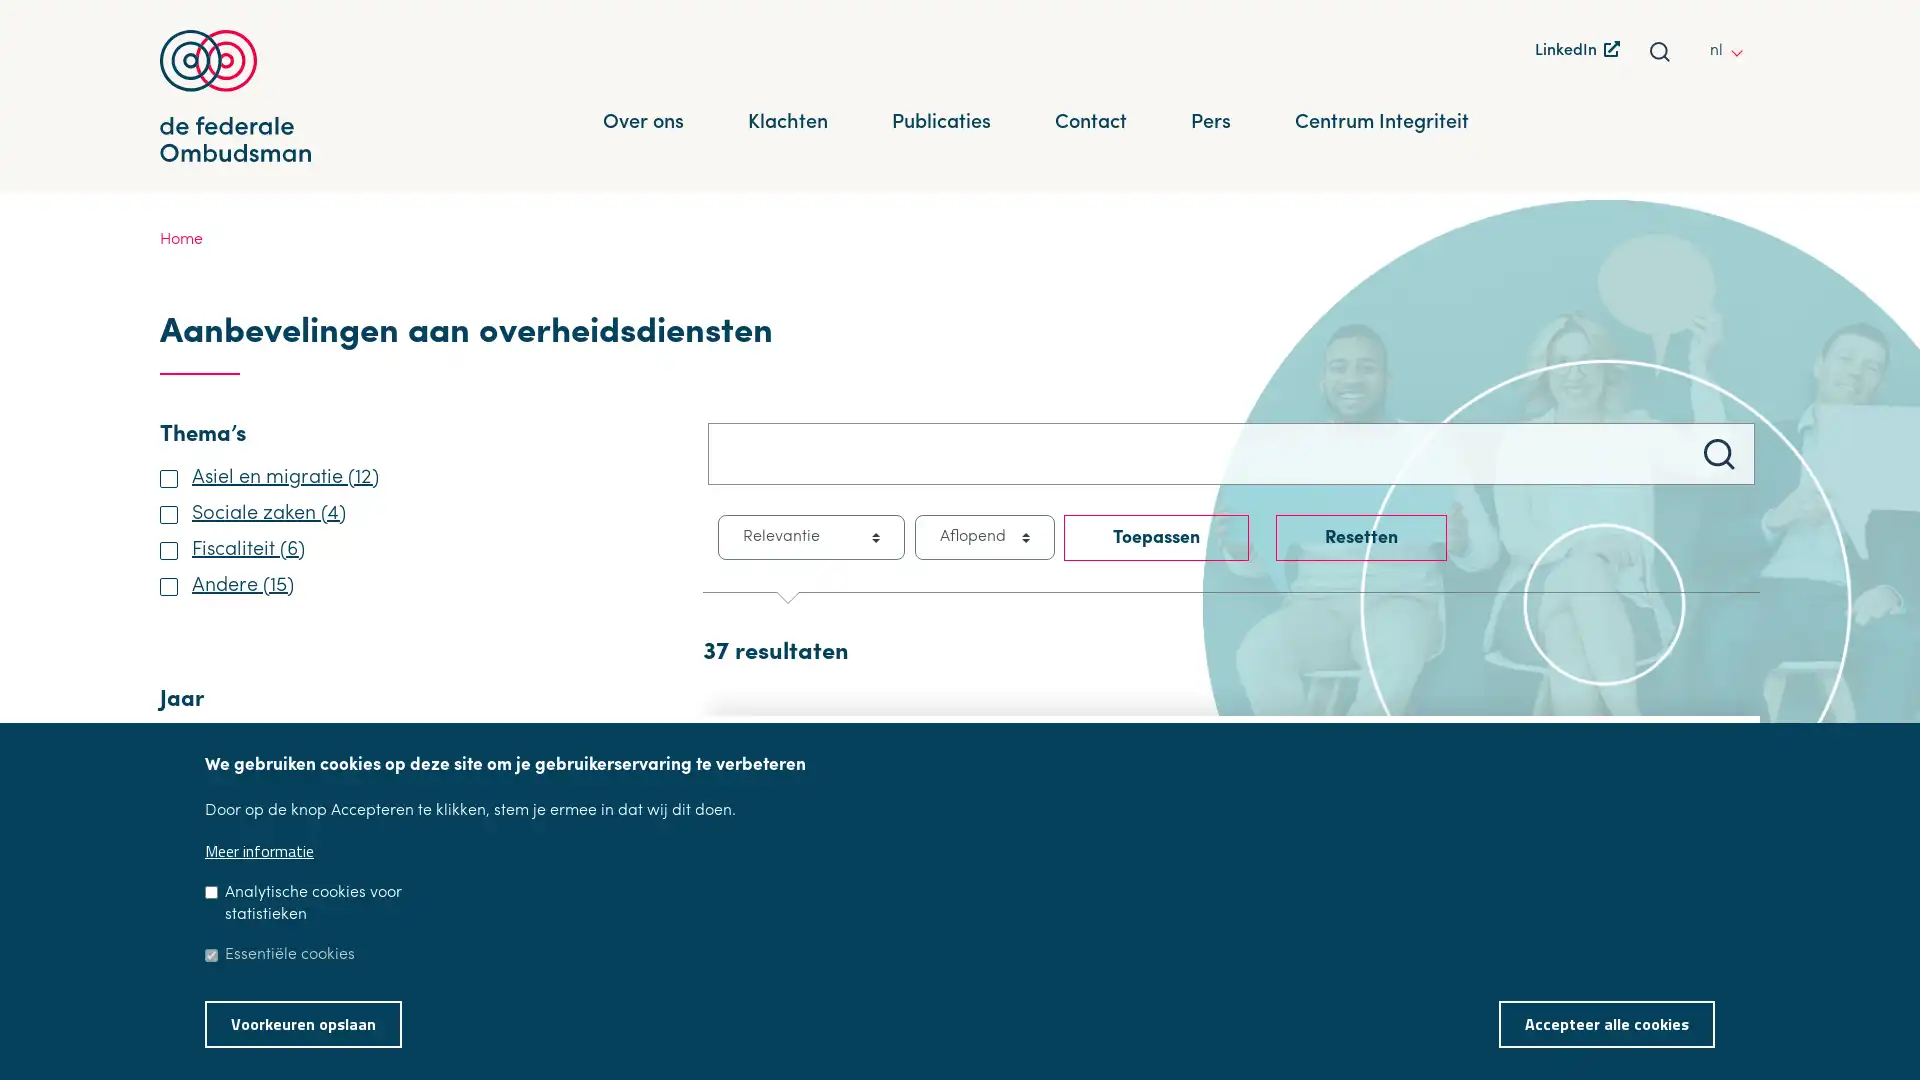 The height and width of the screenshot is (1080, 1920). I want to click on Toepassen, so click(1156, 536).